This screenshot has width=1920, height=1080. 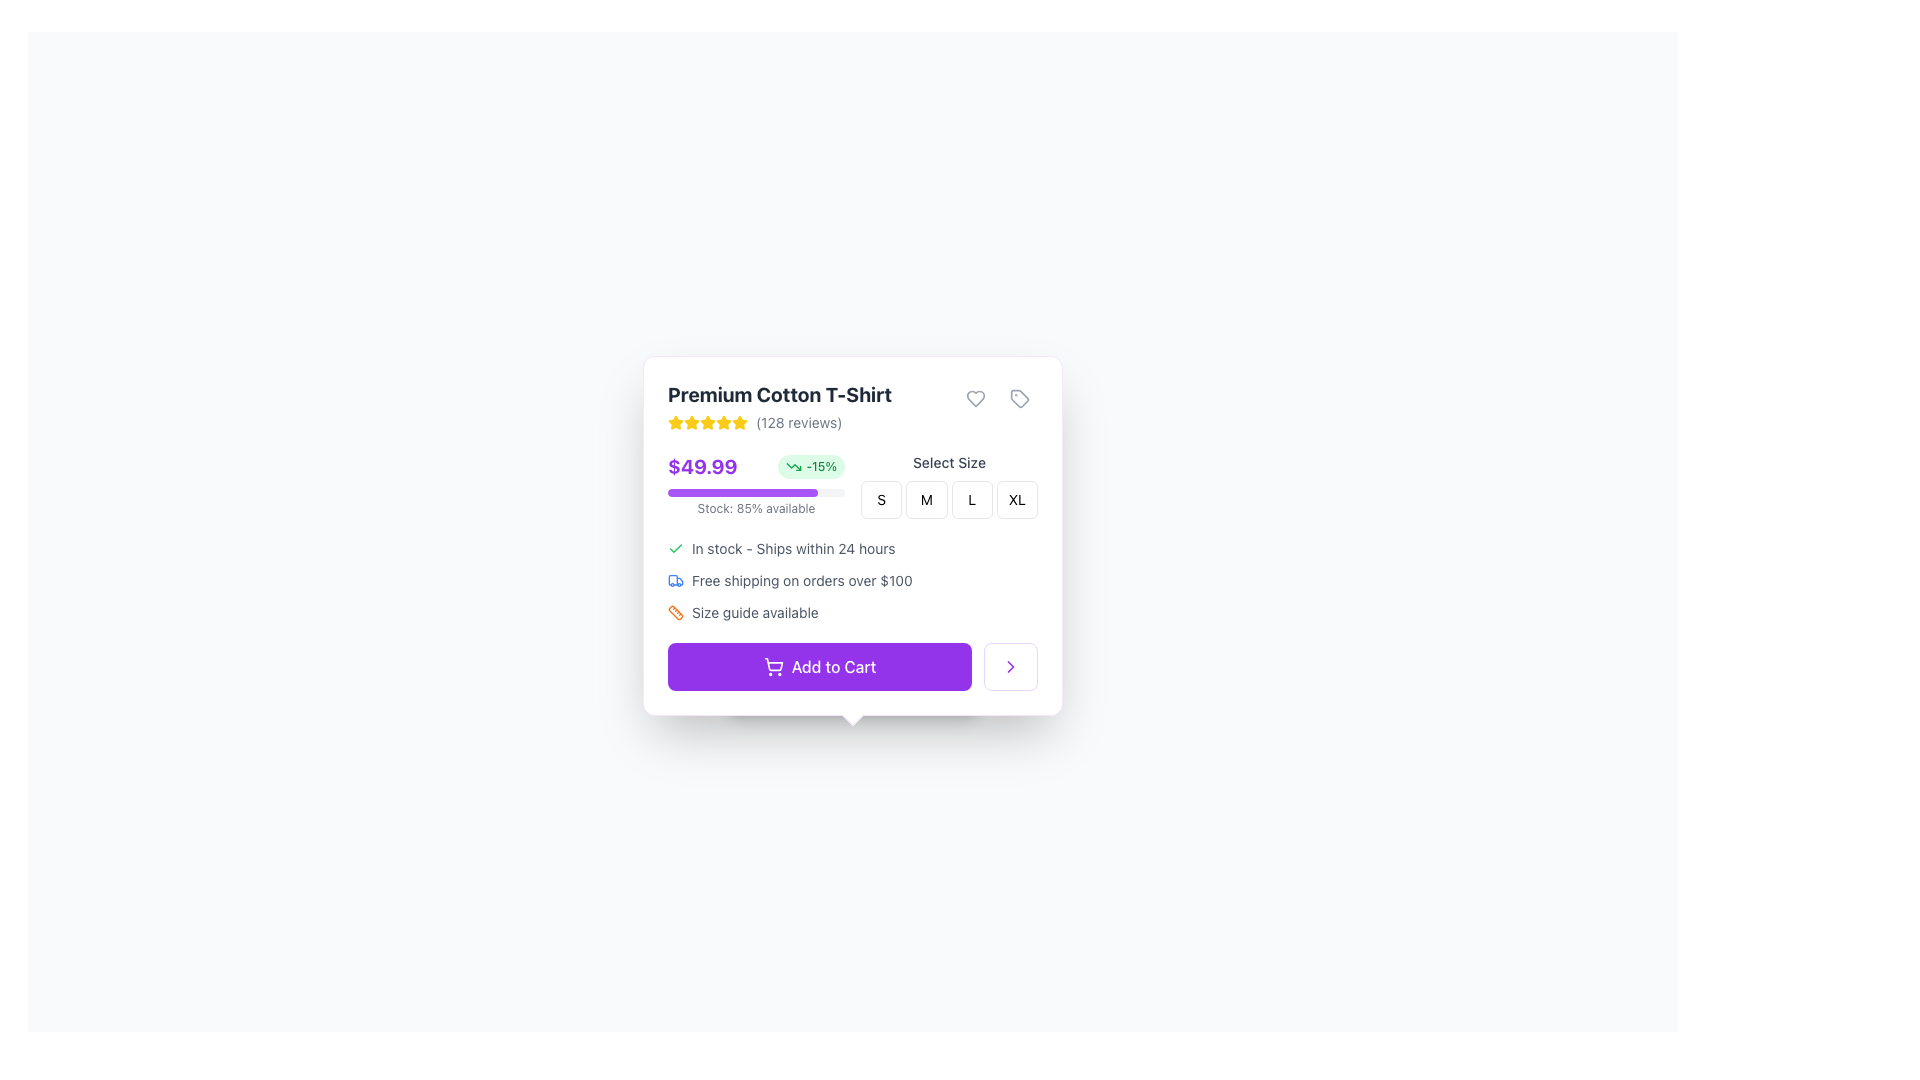 What do you see at coordinates (925, 499) in the screenshot?
I see `the square button labeled 'M' with a white background and rounded corners to observe the hover effect` at bounding box center [925, 499].